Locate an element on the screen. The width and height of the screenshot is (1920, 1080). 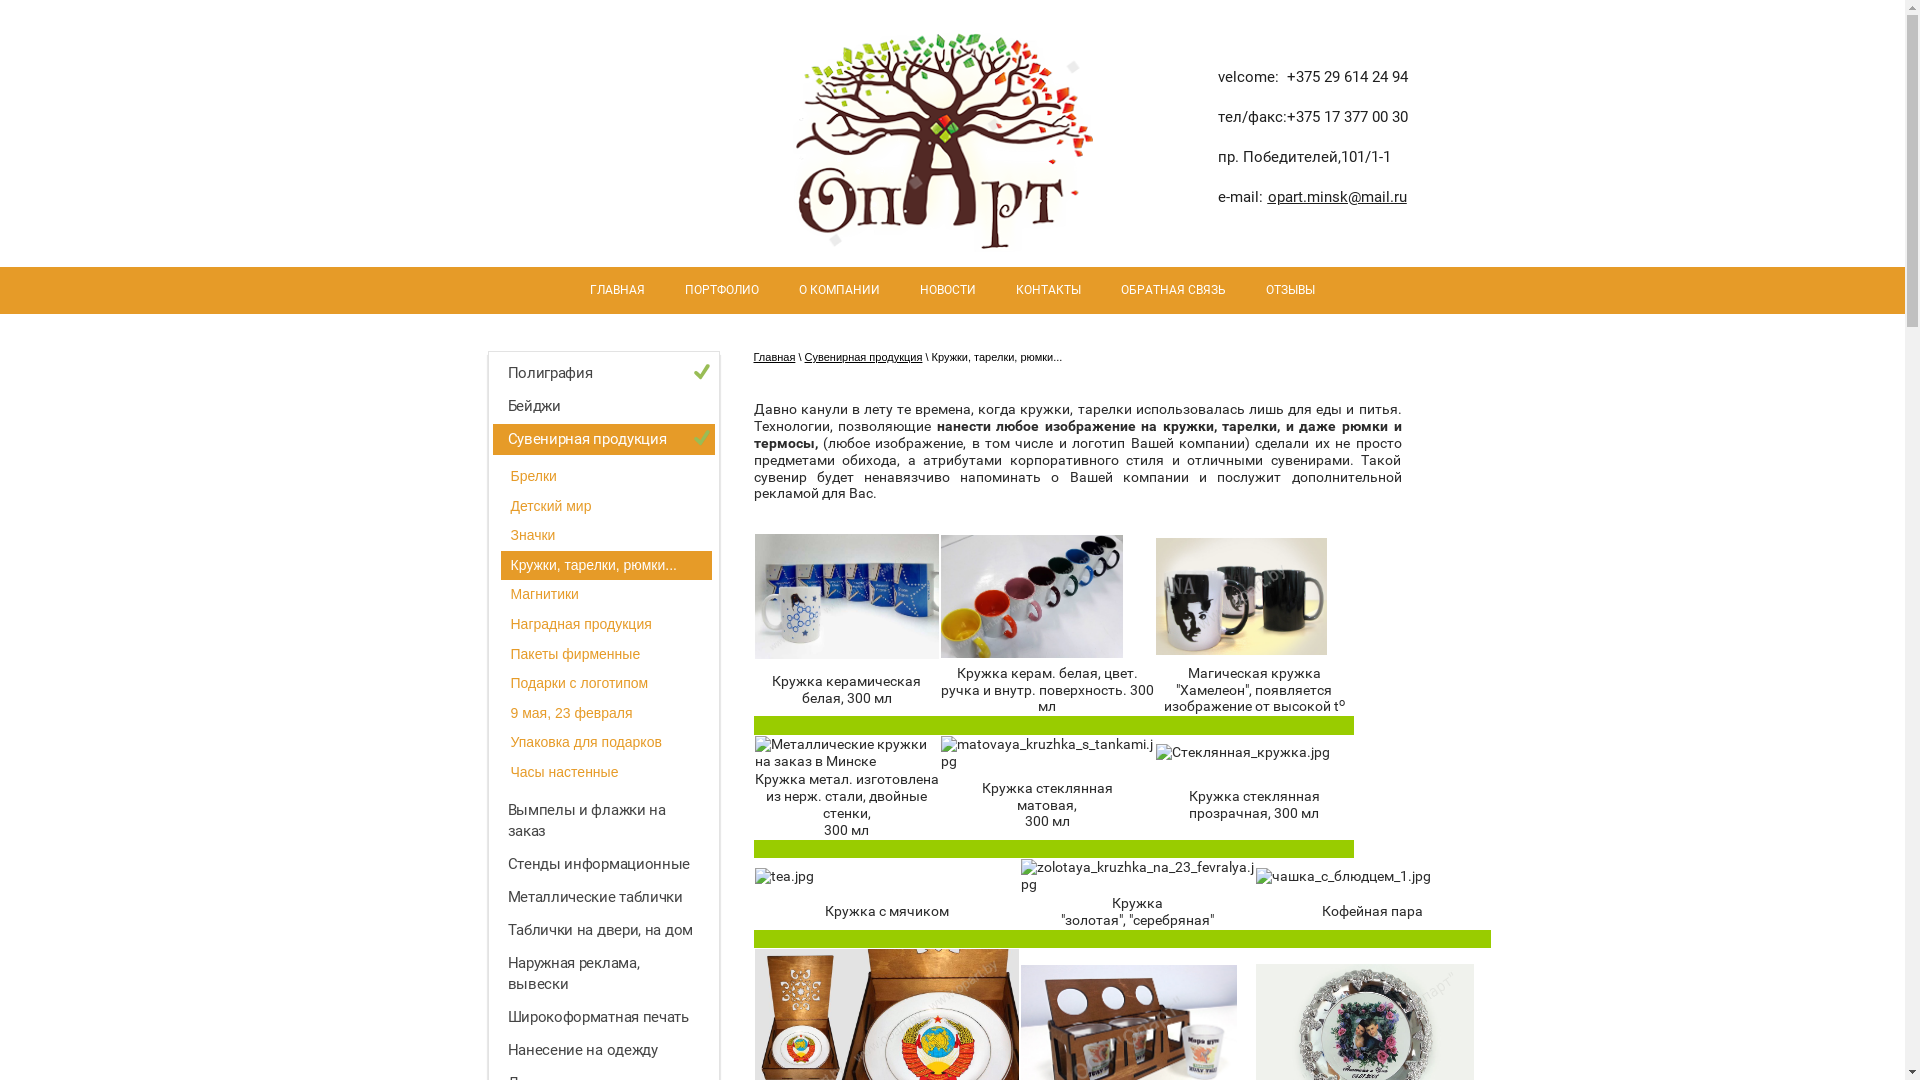
'+375 17 377 00 30' is located at coordinates (1346, 116).